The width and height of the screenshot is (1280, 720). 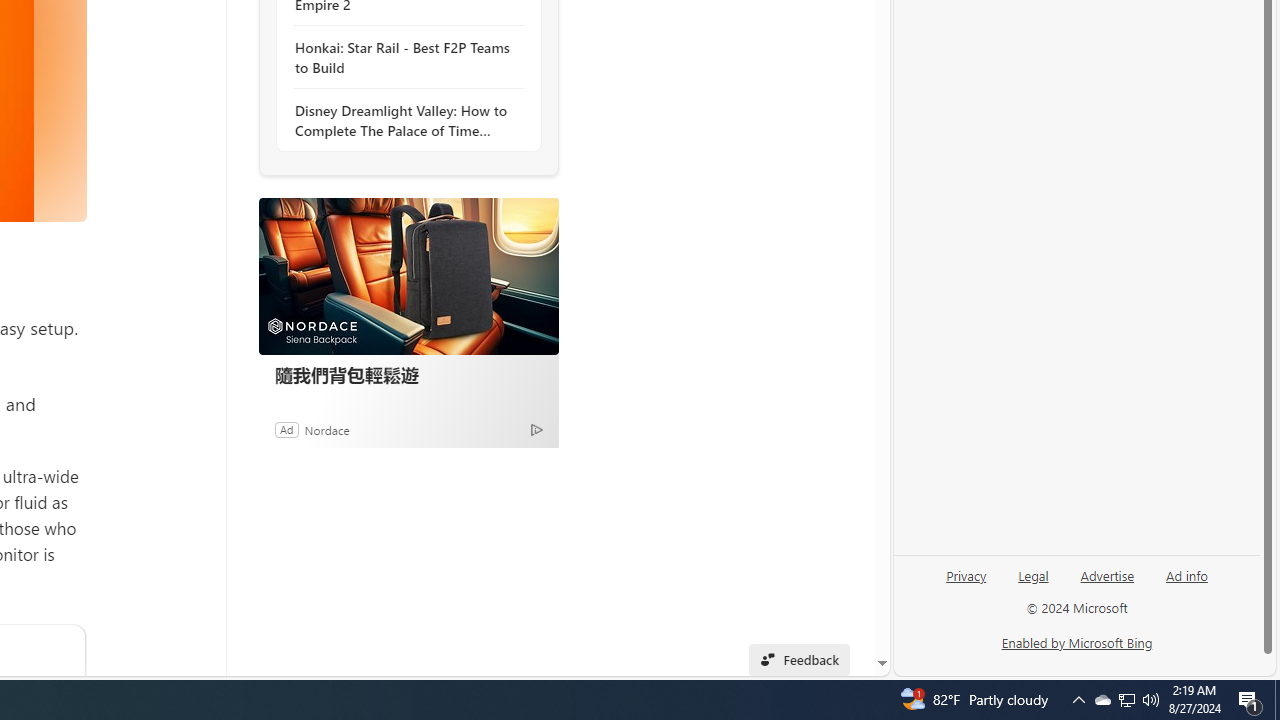 I want to click on 'Ad info', so click(x=1187, y=574).